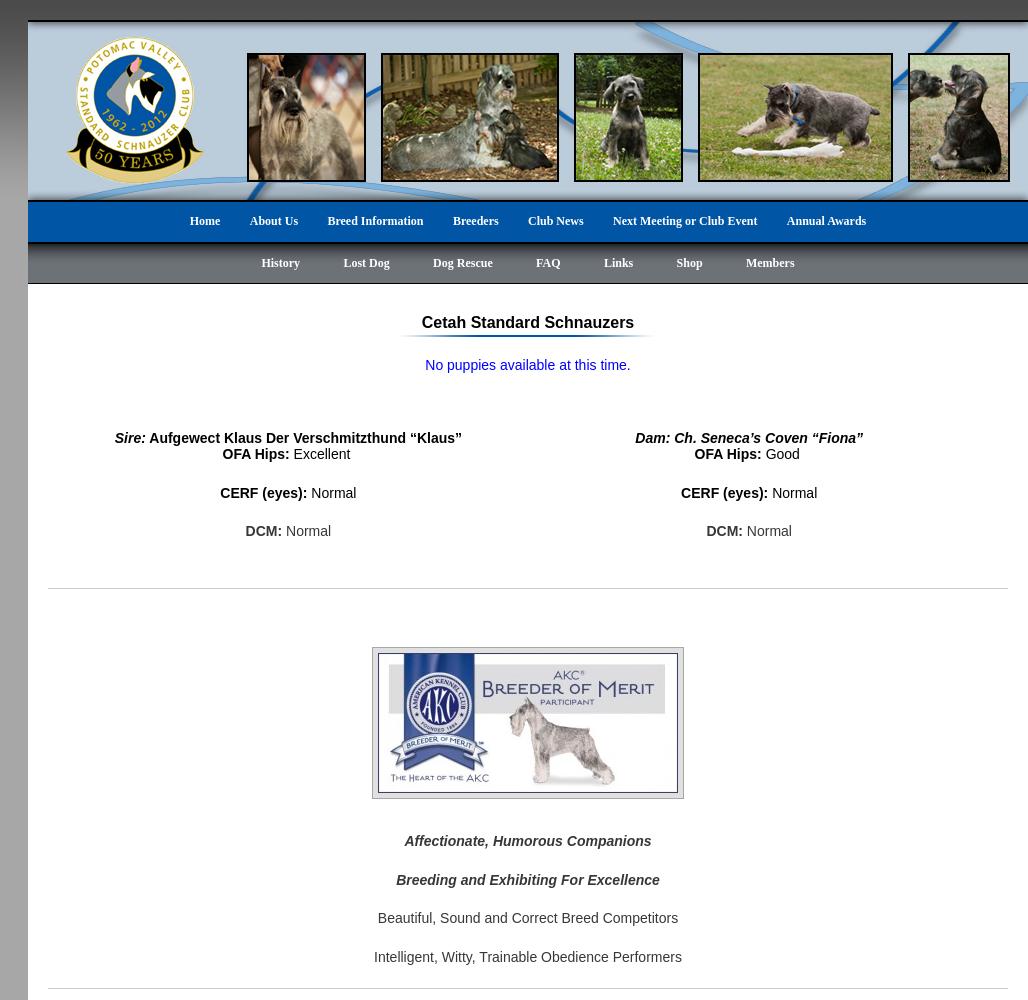 This screenshot has height=1000, width=1028. Describe the element at coordinates (783, 452) in the screenshot. I see `'Good'` at that location.